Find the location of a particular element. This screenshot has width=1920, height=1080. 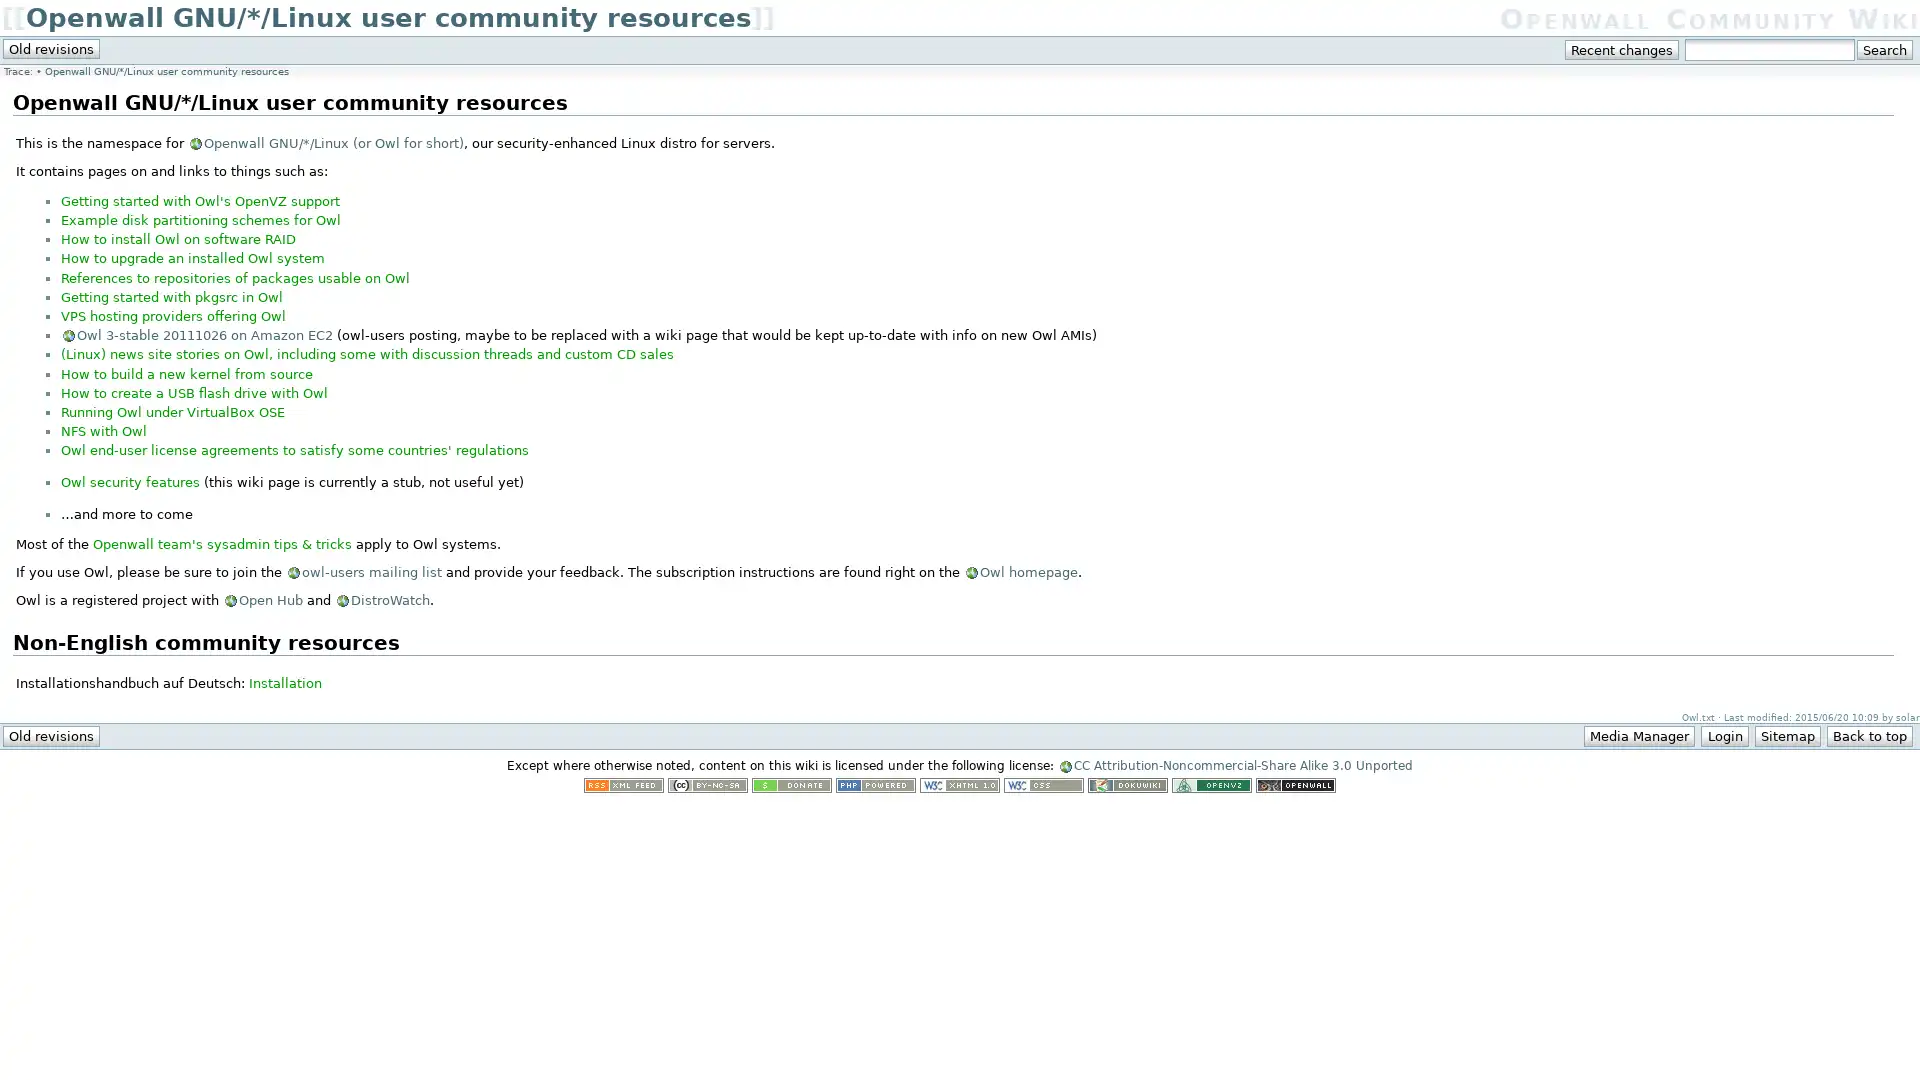

Old revisions is located at coordinates (51, 48).